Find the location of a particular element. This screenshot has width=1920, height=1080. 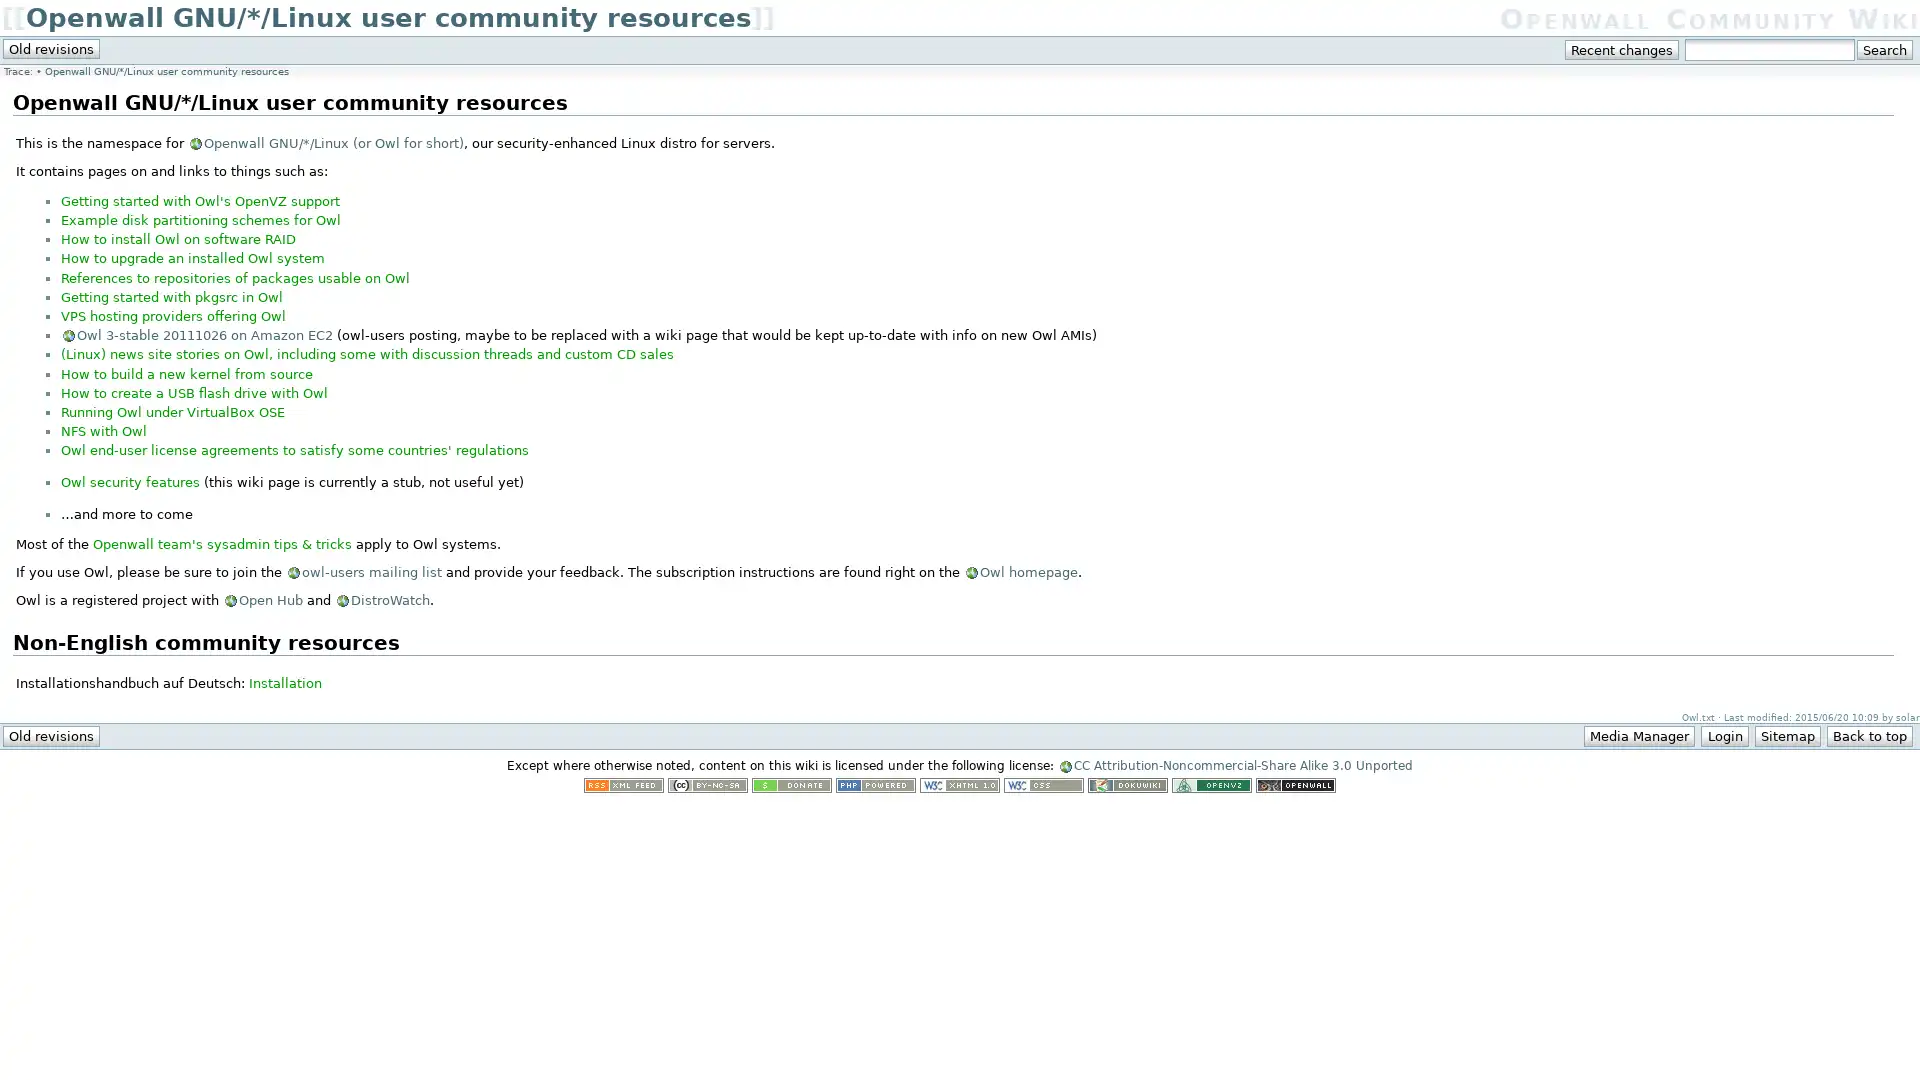

Old revisions is located at coordinates (51, 48).